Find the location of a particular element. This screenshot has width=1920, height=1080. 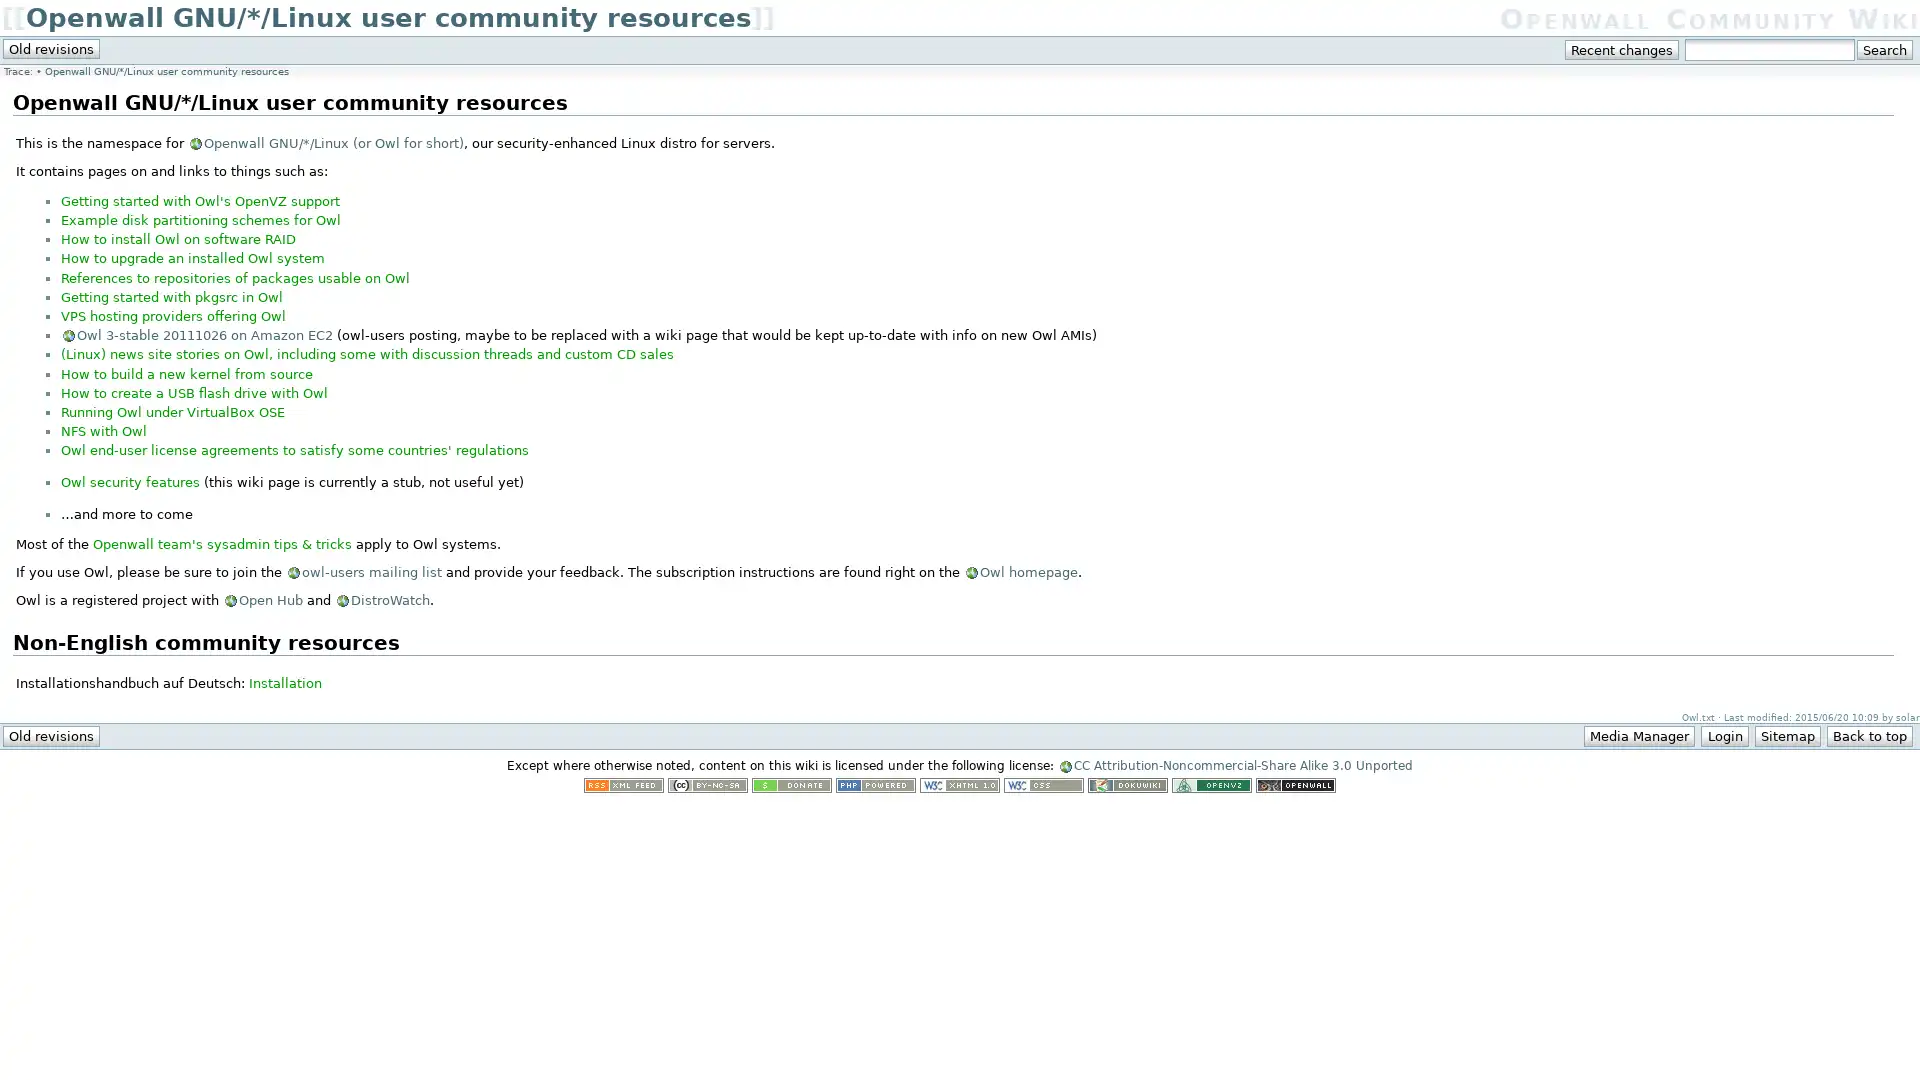

Old revisions is located at coordinates (51, 48).